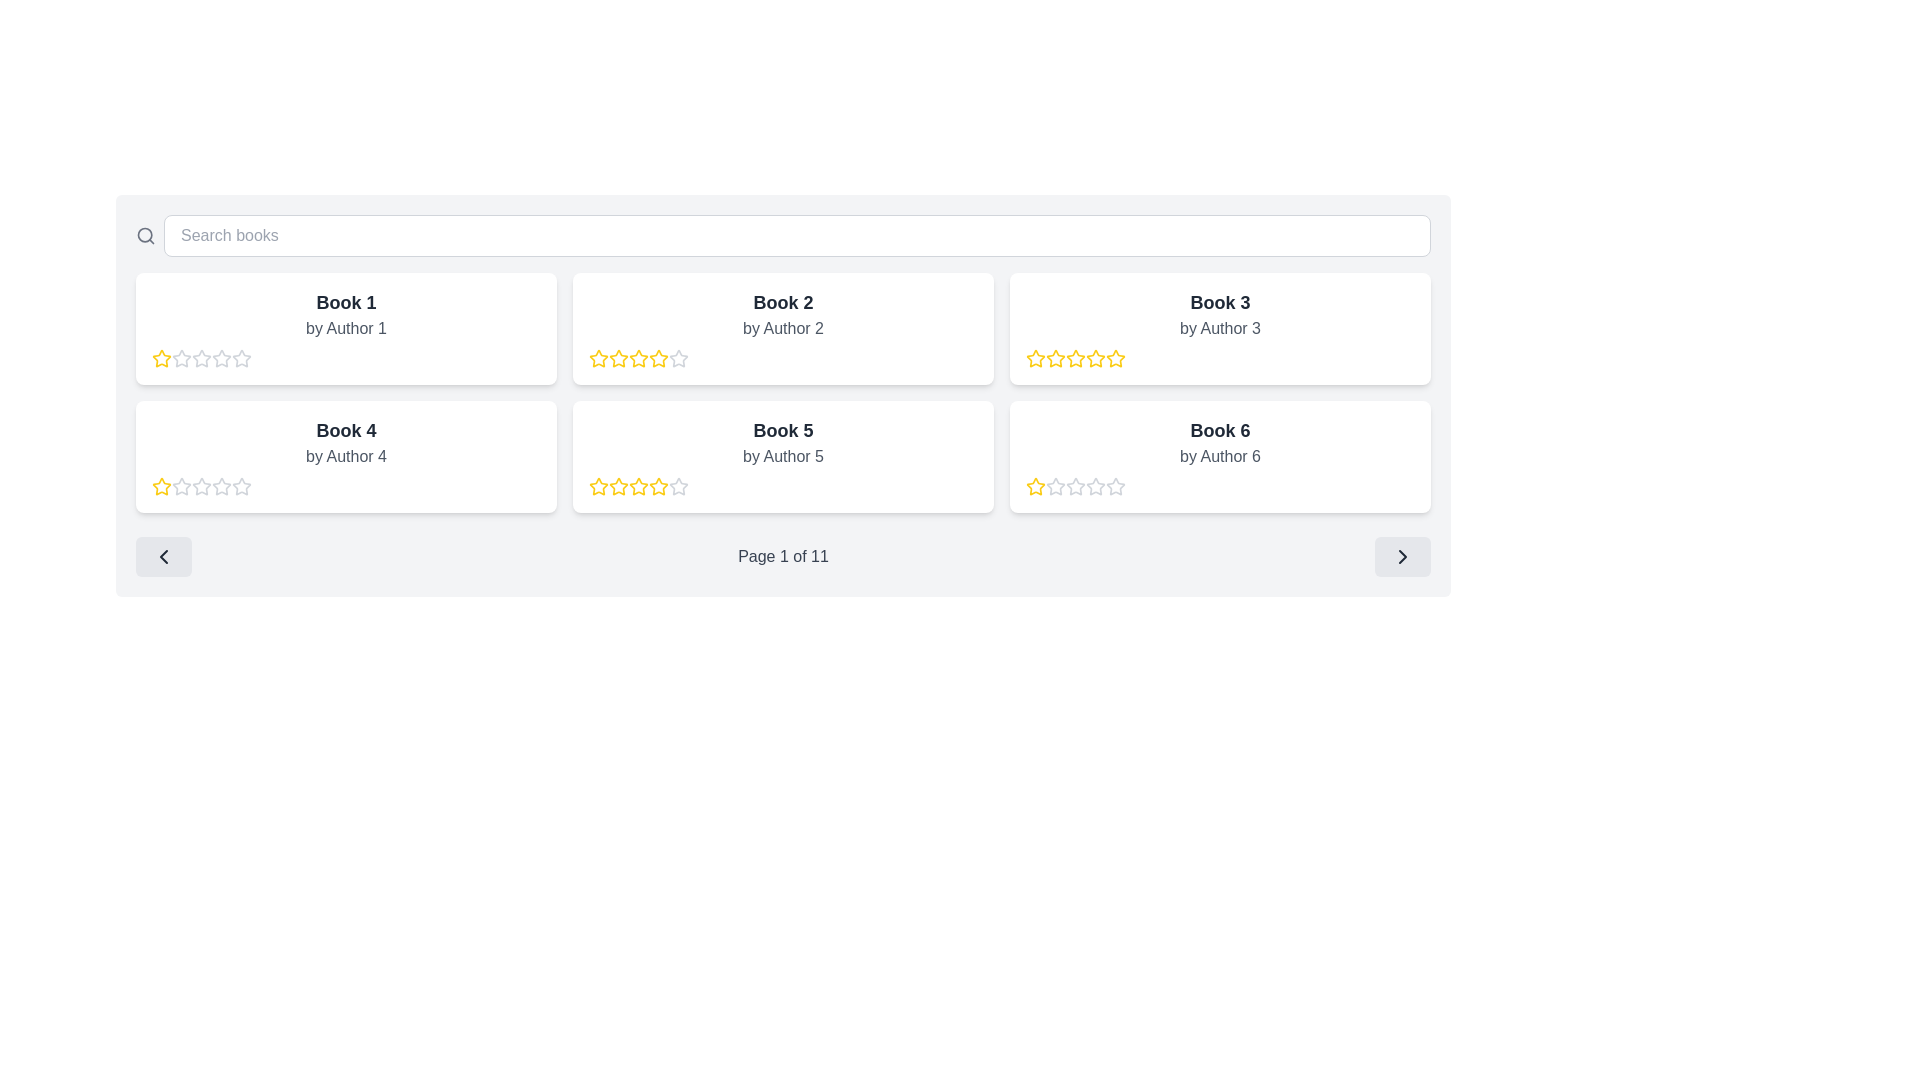  Describe the element at coordinates (678, 486) in the screenshot. I see `the inactive star-shaped icon, which is the fifth star` at that location.